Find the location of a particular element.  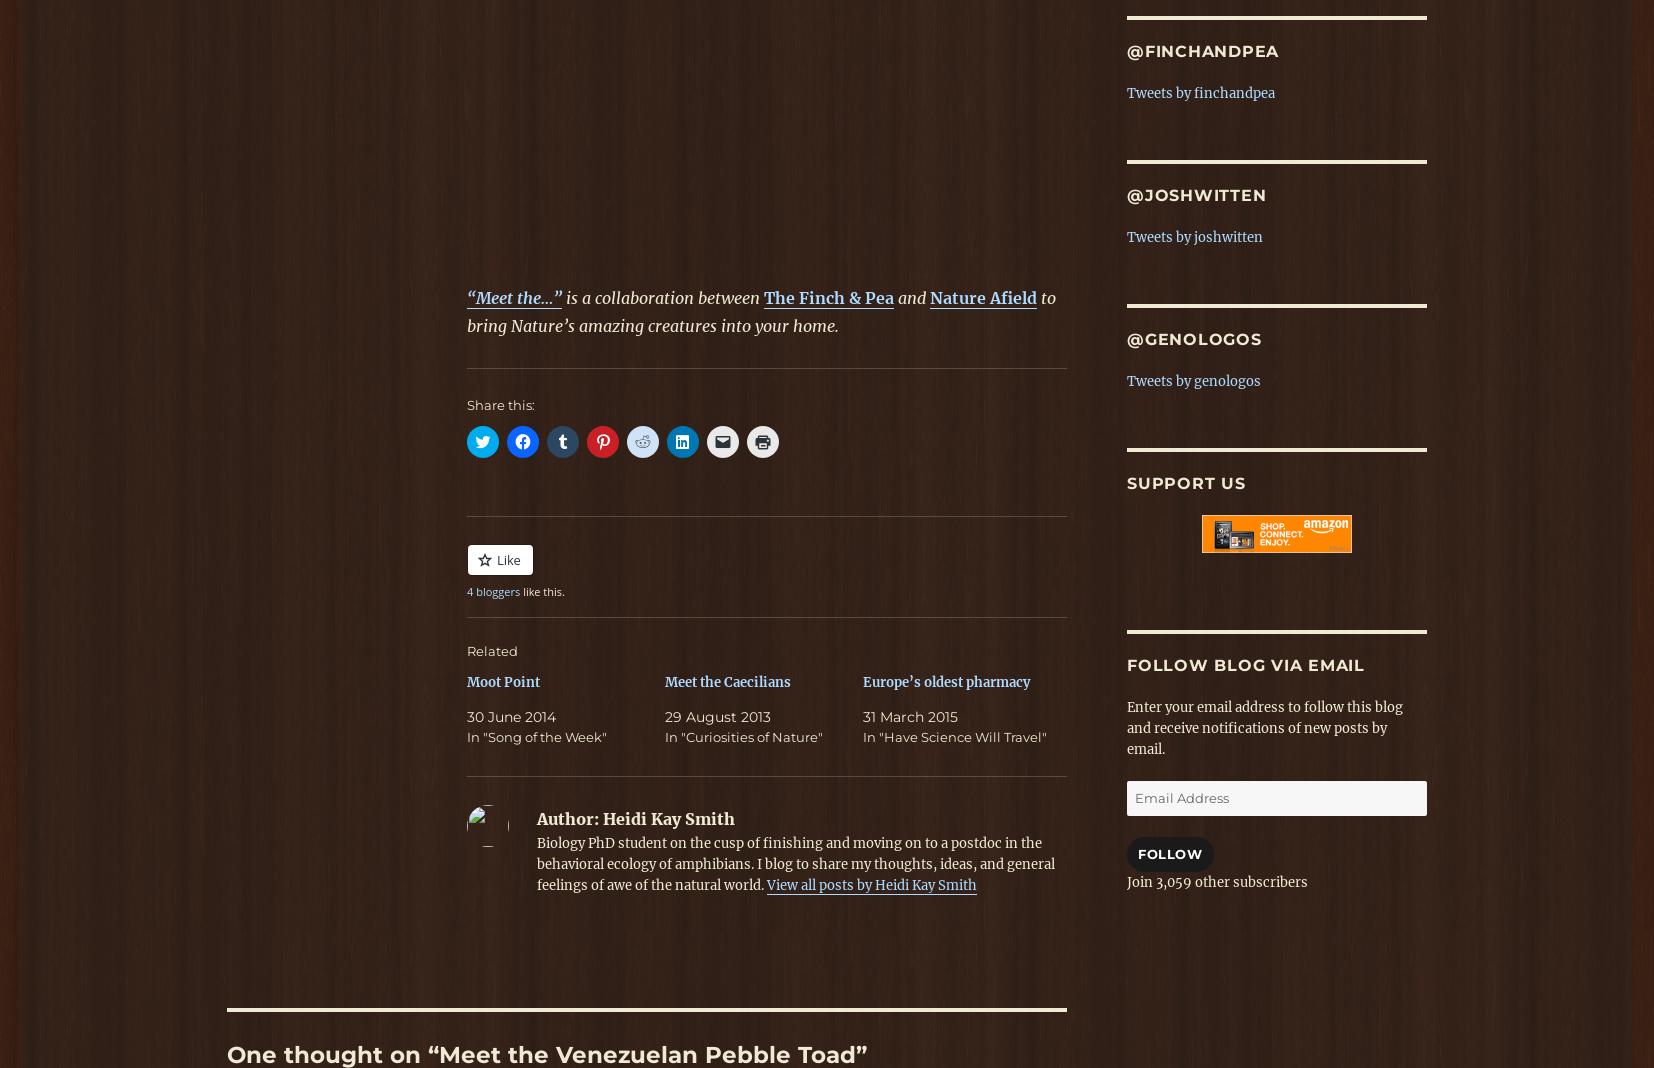

'@finchandpea' is located at coordinates (1201, 50).